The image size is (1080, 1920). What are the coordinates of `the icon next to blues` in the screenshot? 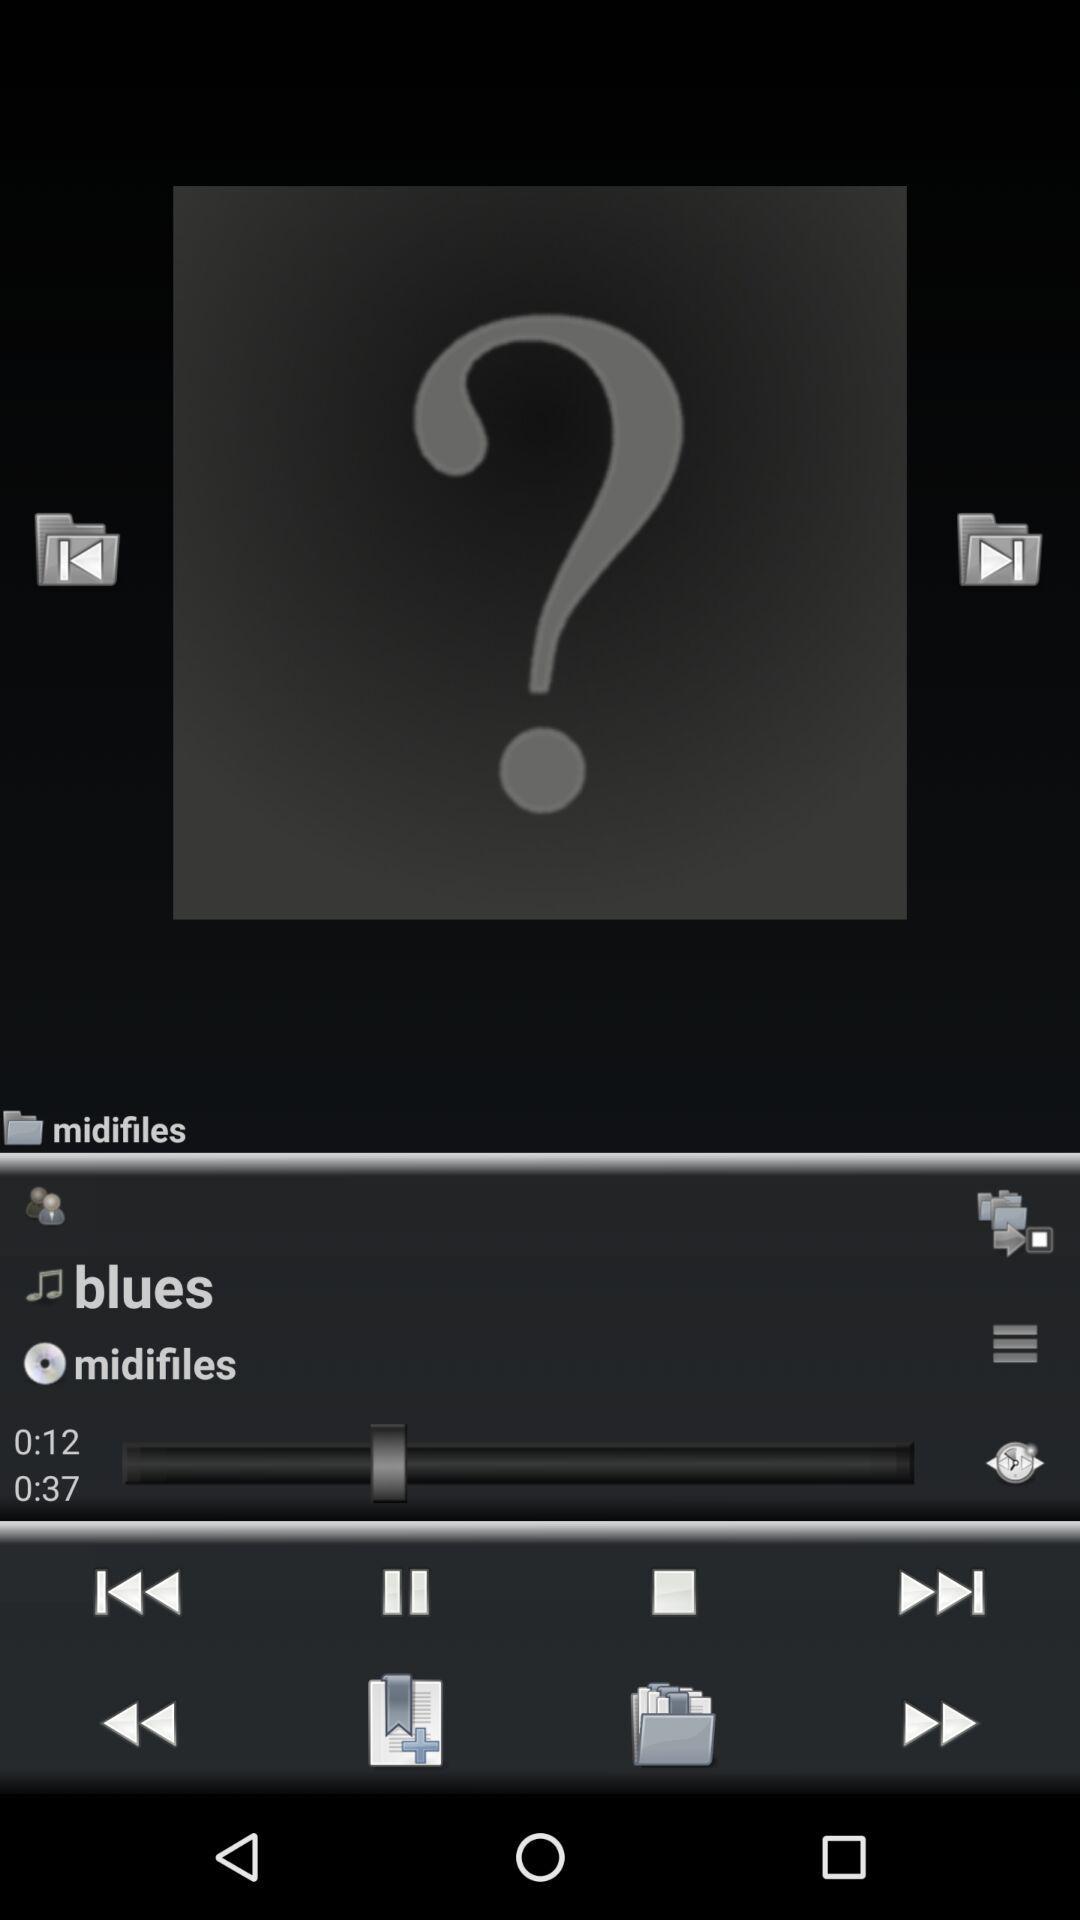 It's located at (1015, 1344).